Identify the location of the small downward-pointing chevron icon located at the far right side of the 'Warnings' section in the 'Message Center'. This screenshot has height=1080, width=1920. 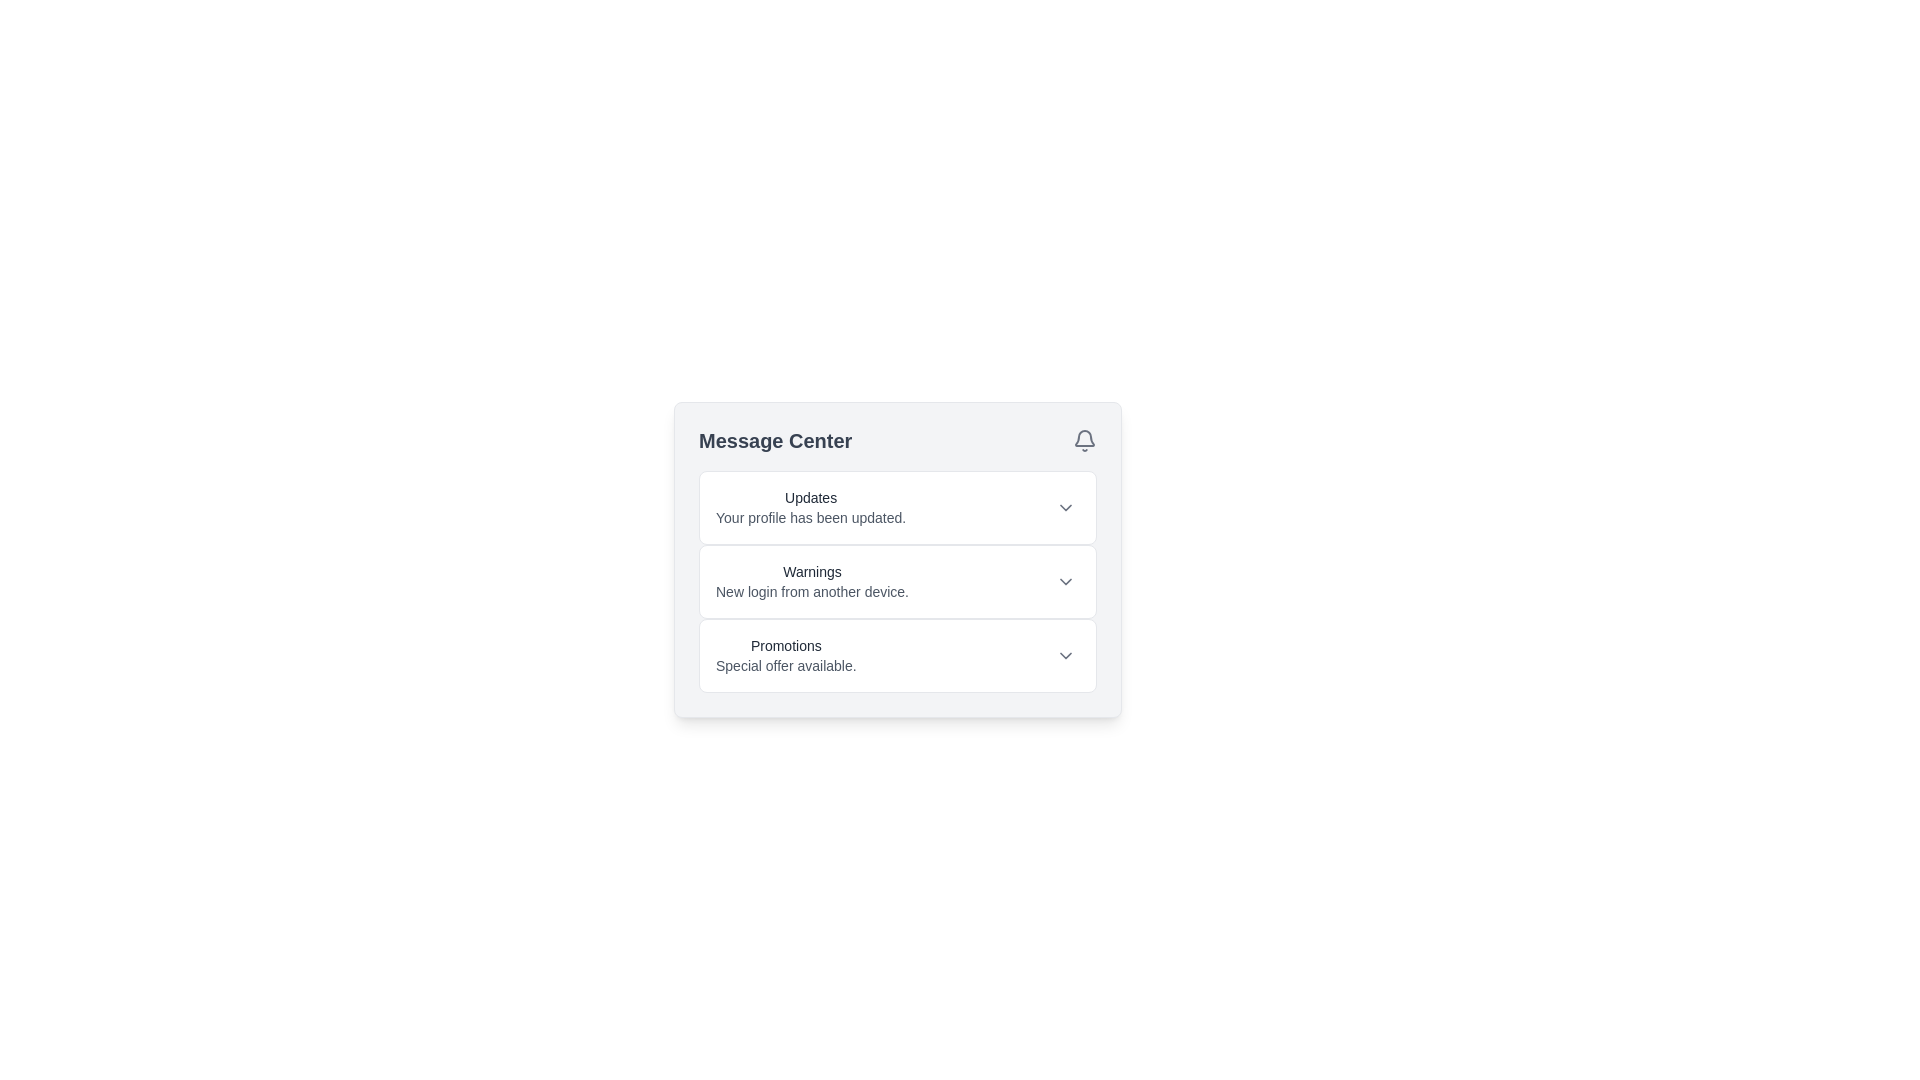
(1064, 582).